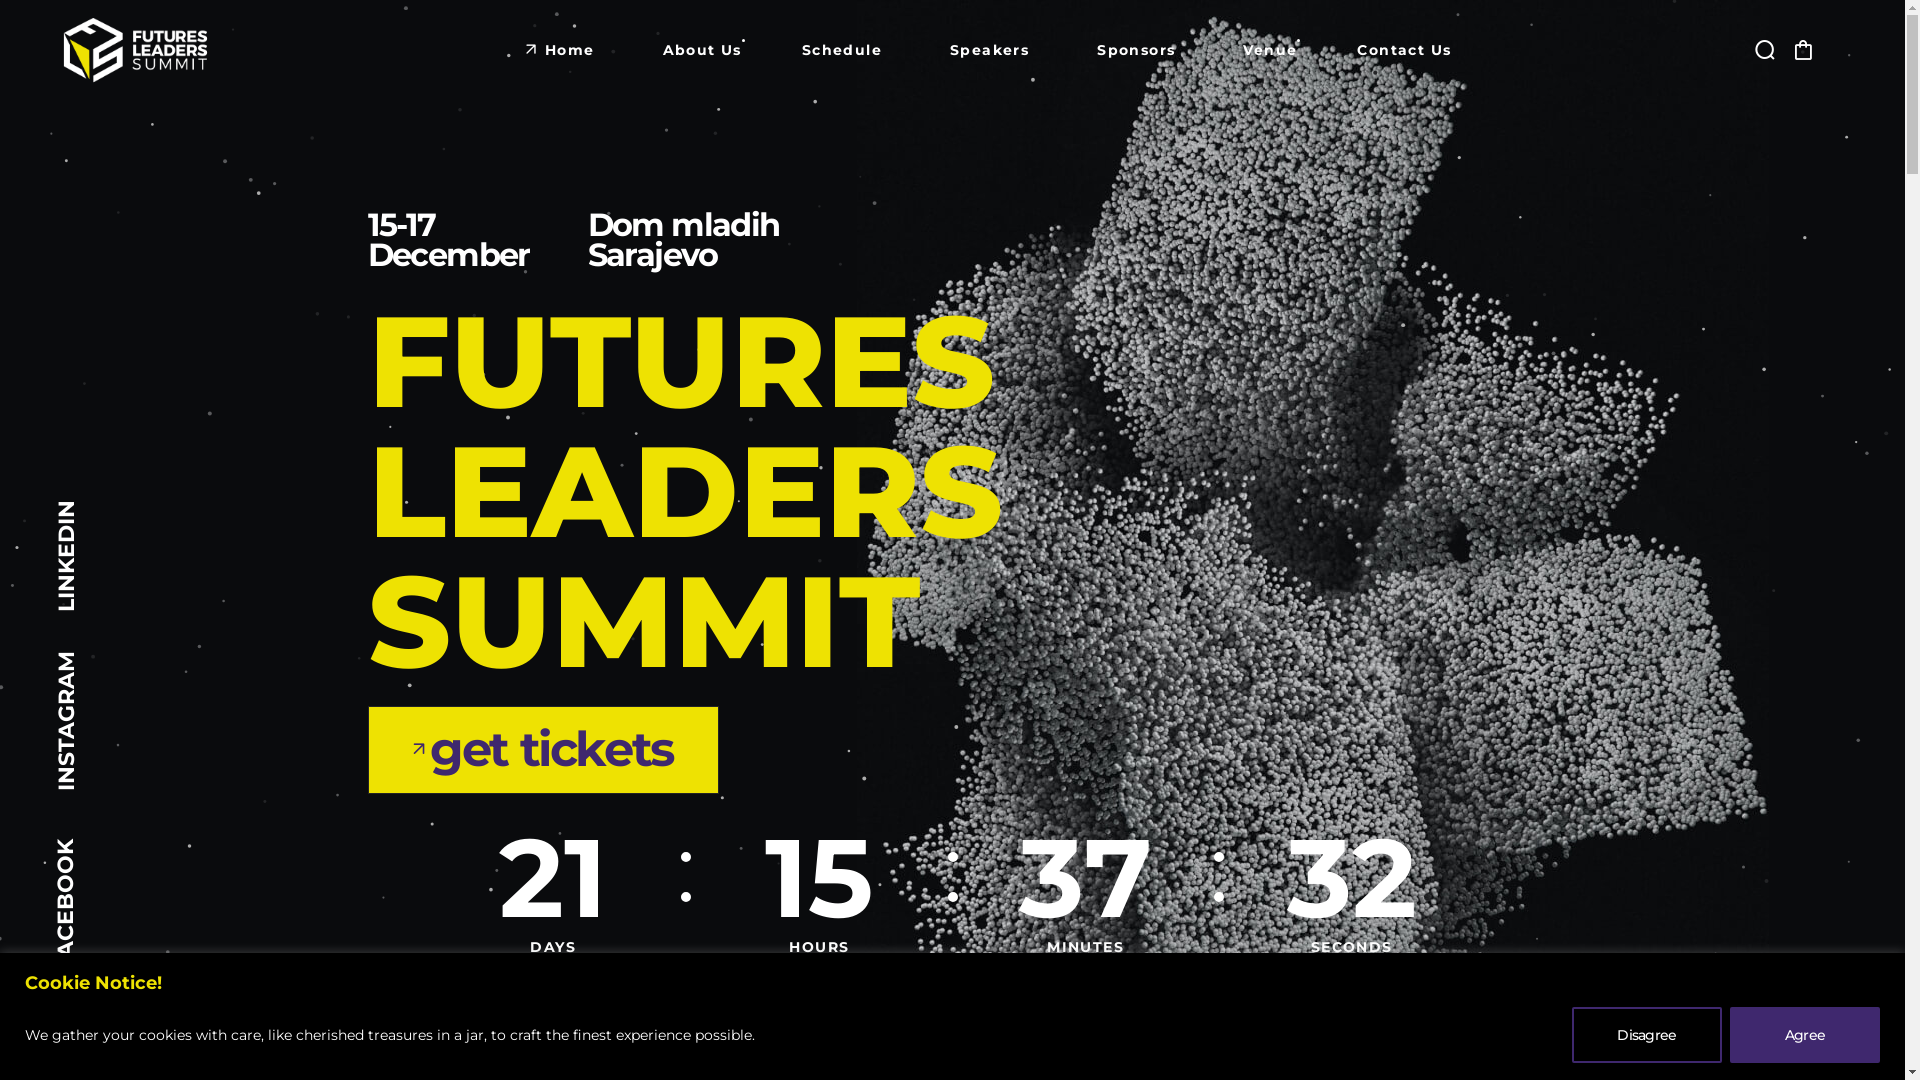 This screenshot has height=1080, width=1920. What do you see at coordinates (989, 49) in the screenshot?
I see `'Speakers'` at bounding box center [989, 49].